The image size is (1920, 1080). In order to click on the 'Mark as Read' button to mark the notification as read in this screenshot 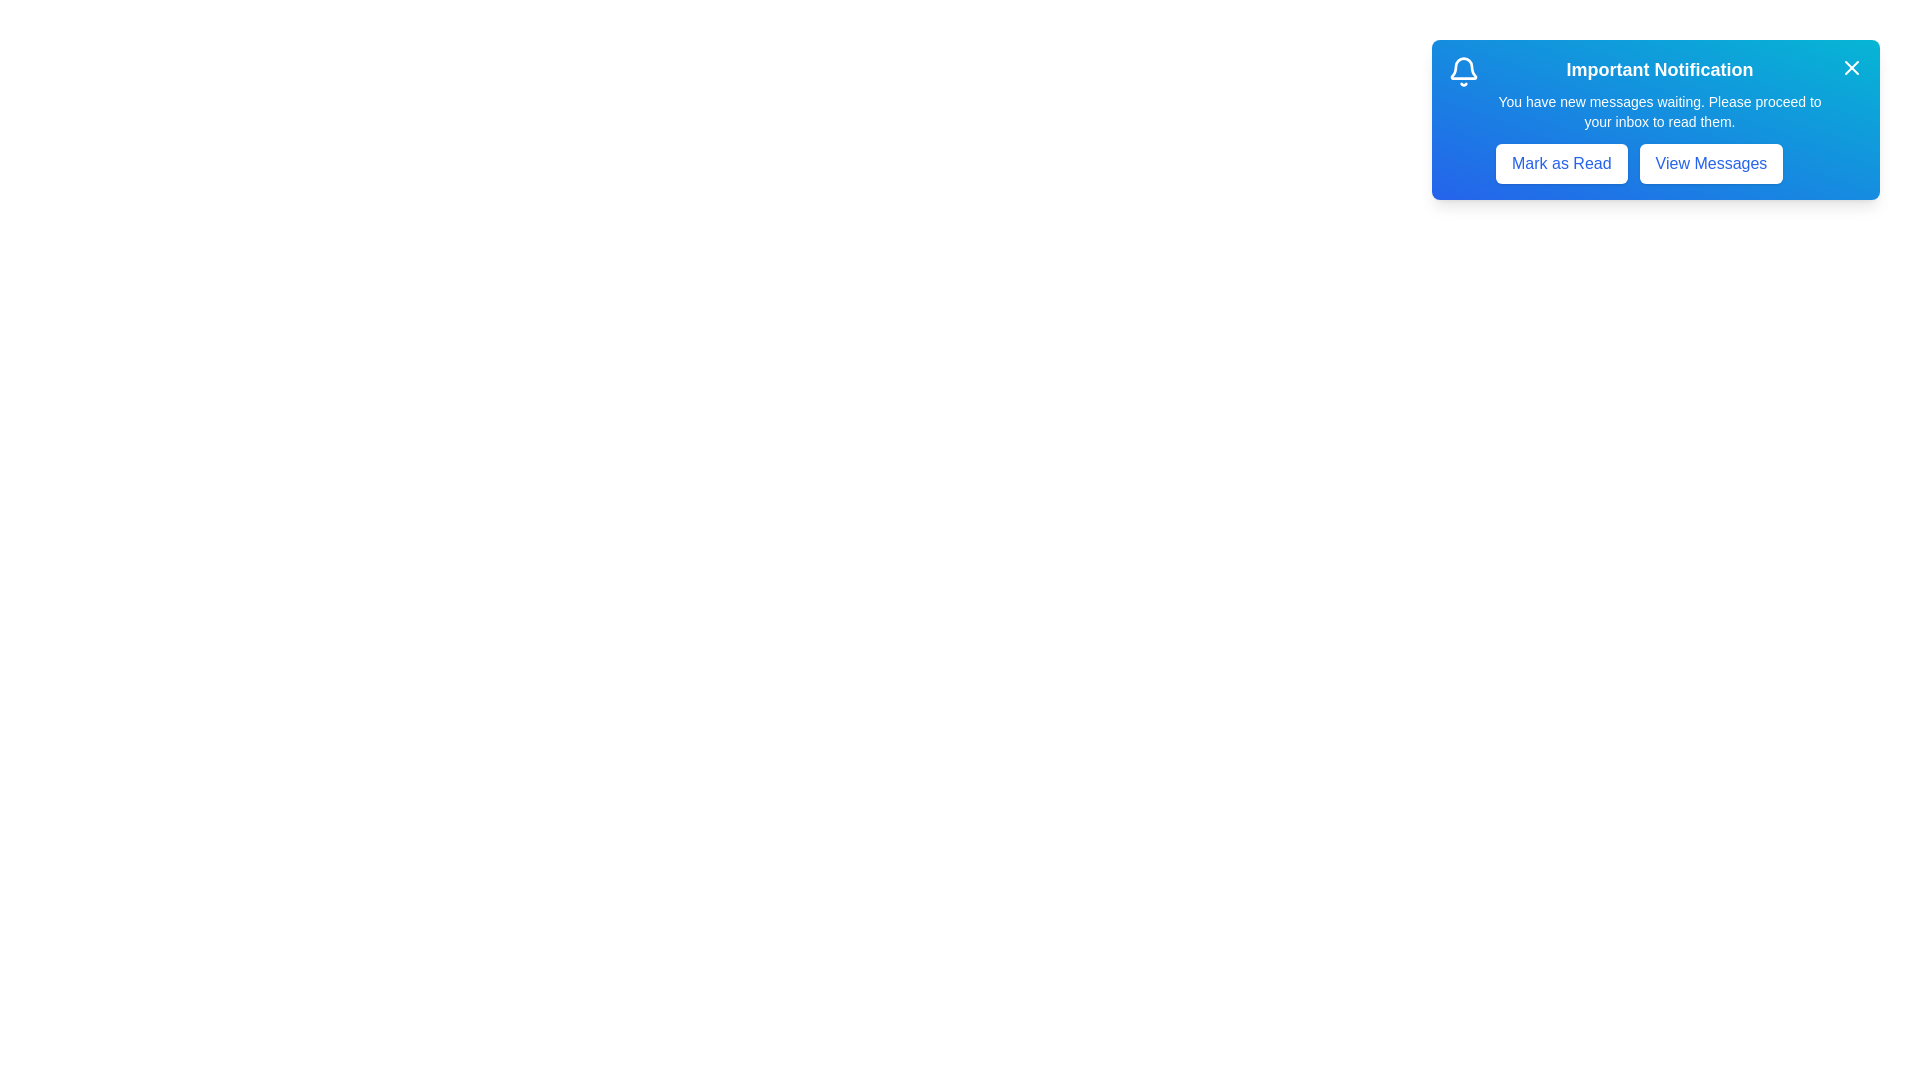, I will do `click(1559, 163)`.